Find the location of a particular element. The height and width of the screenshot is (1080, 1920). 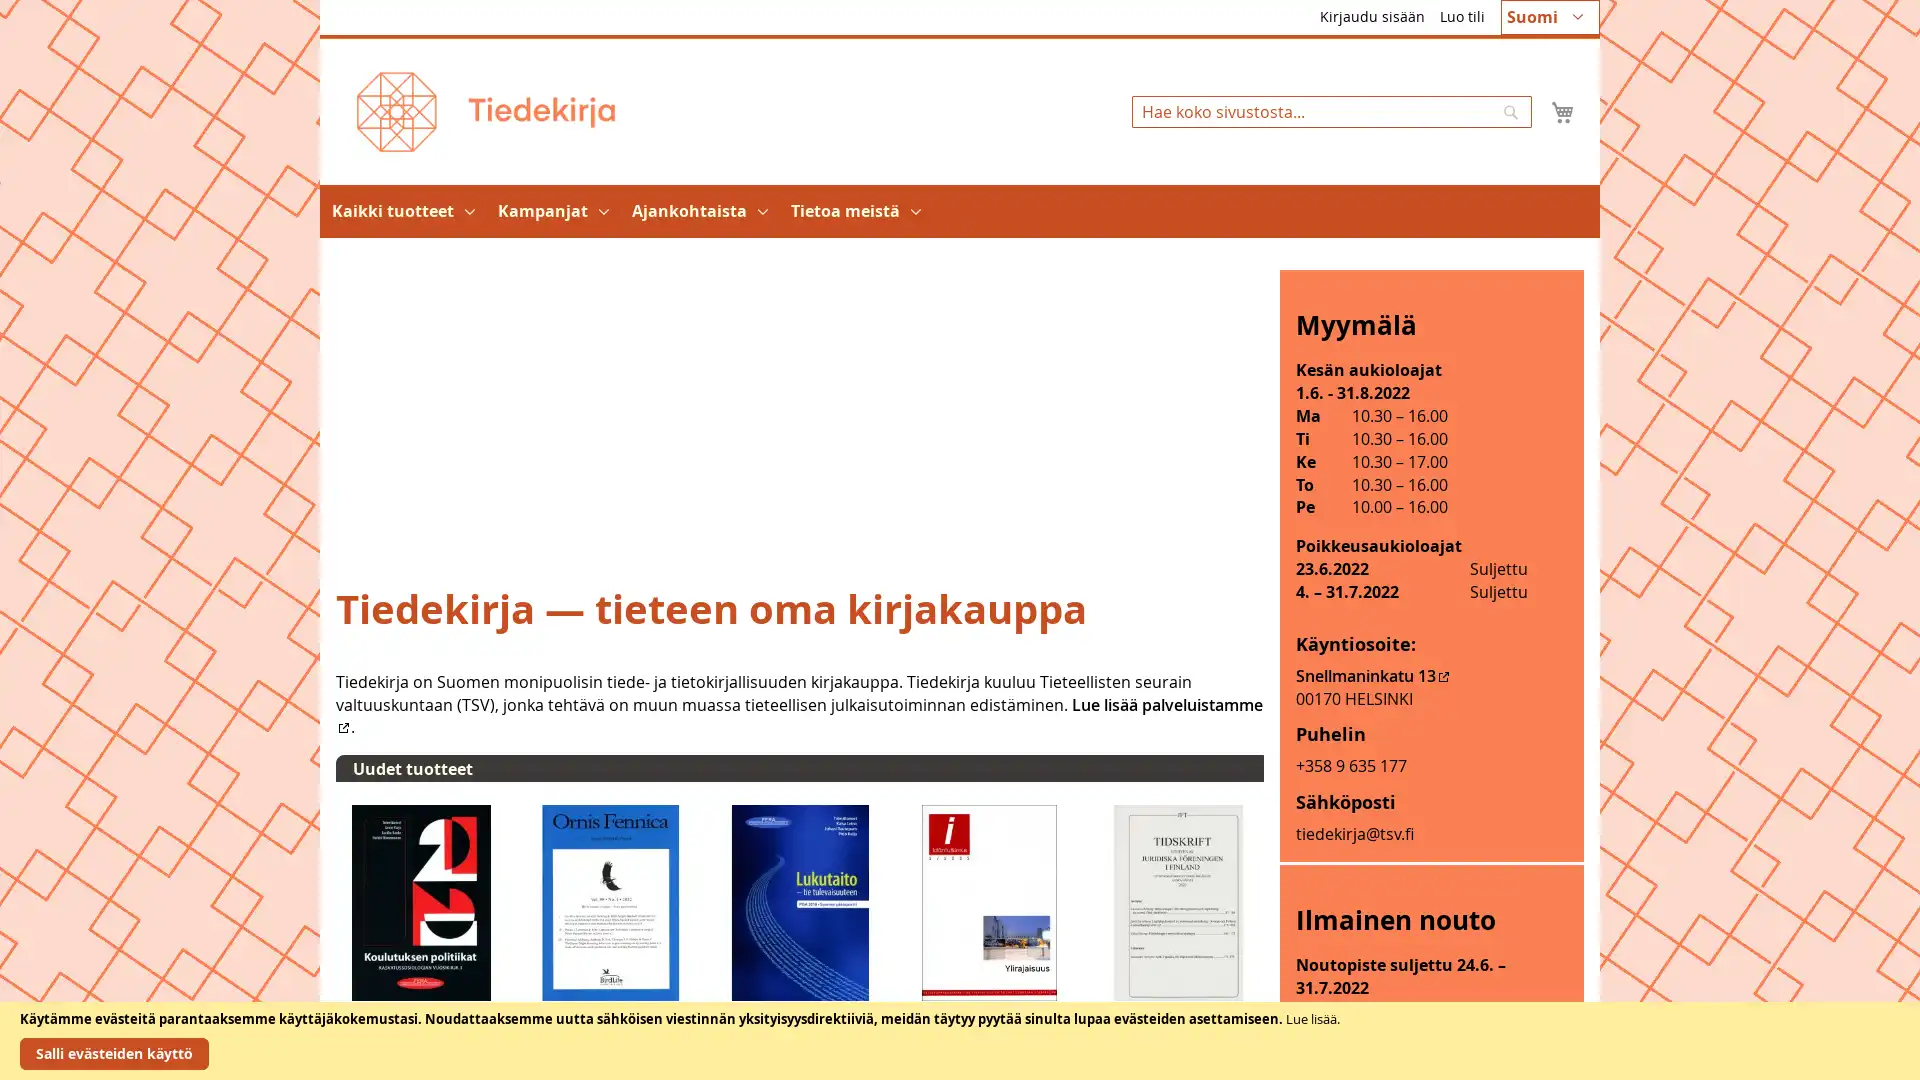

Search is located at coordinates (1511, 111).